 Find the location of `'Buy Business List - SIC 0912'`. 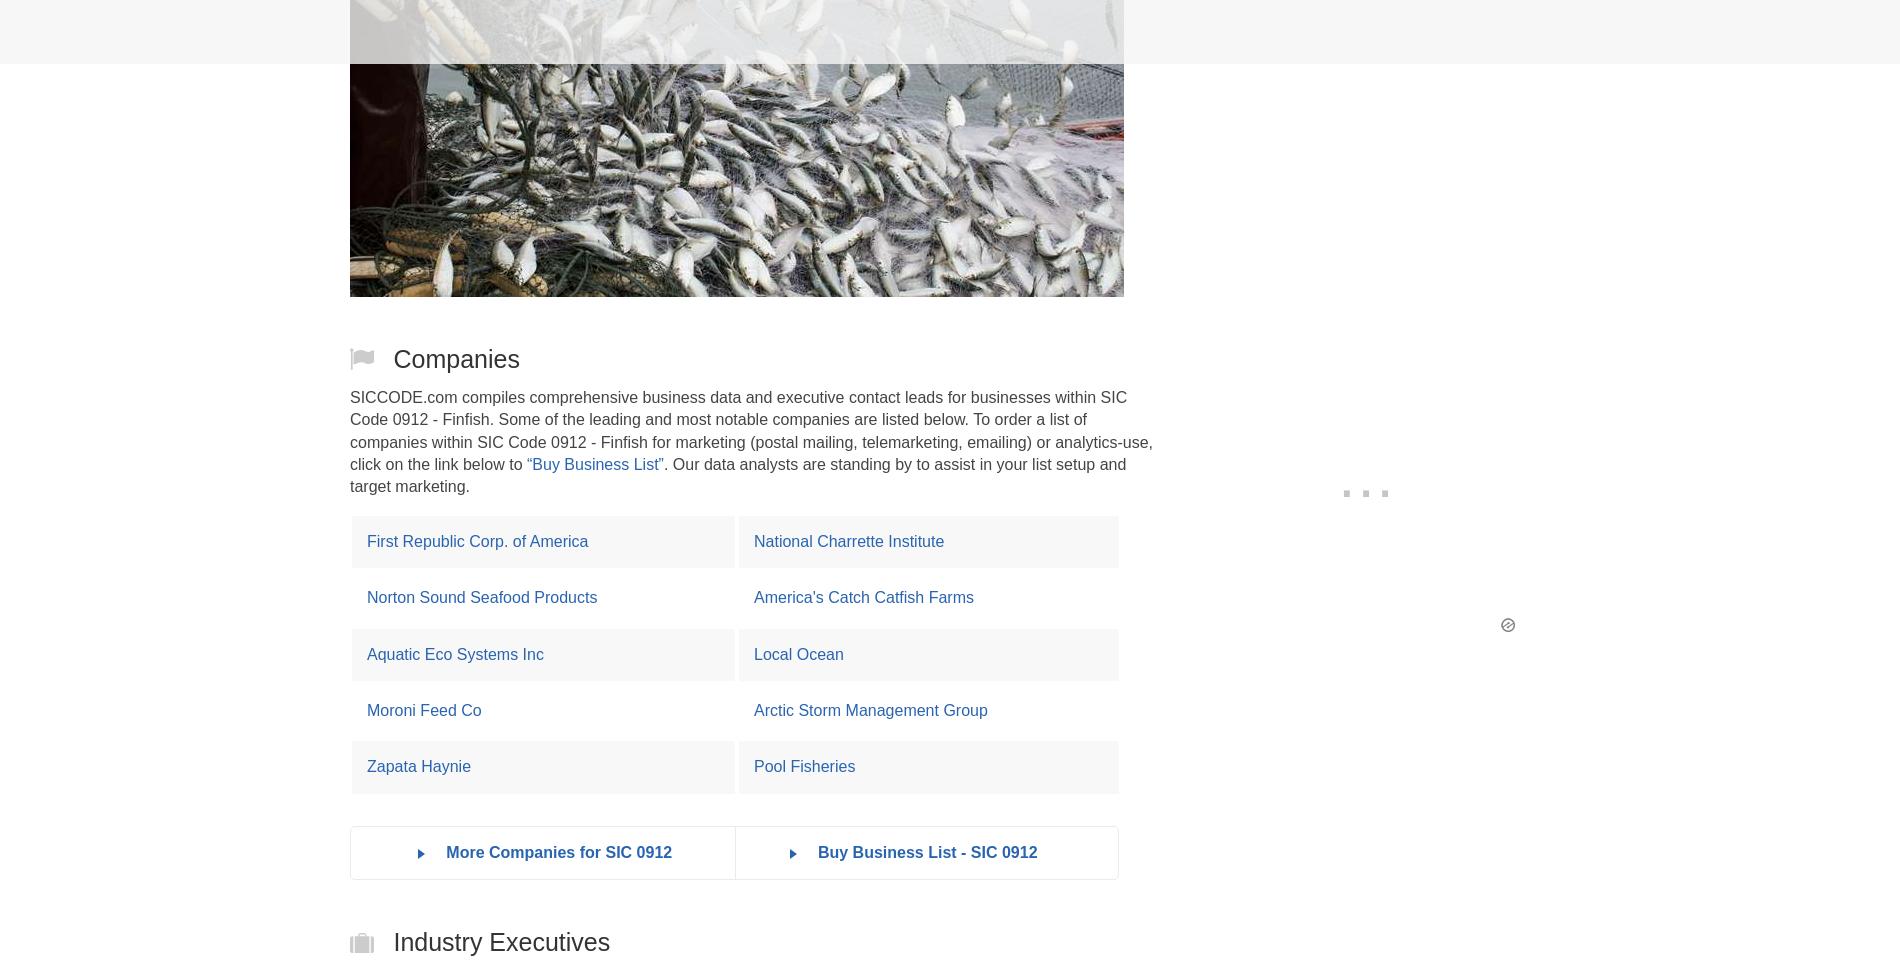

'Buy Business List - SIC 0912' is located at coordinates (926, 850).